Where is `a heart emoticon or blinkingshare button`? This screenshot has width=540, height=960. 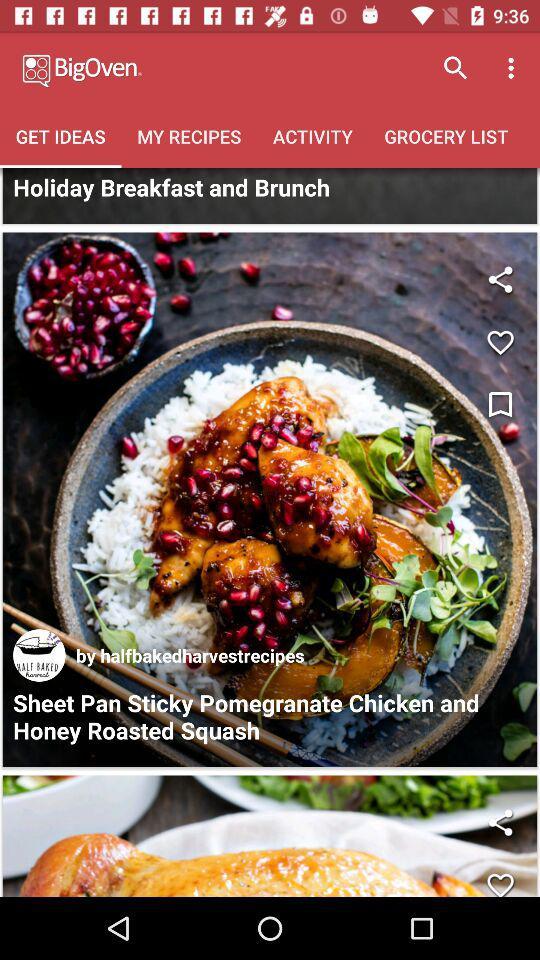 a heart emoticon or blinkingshare button is located at coordinates (499, 877).